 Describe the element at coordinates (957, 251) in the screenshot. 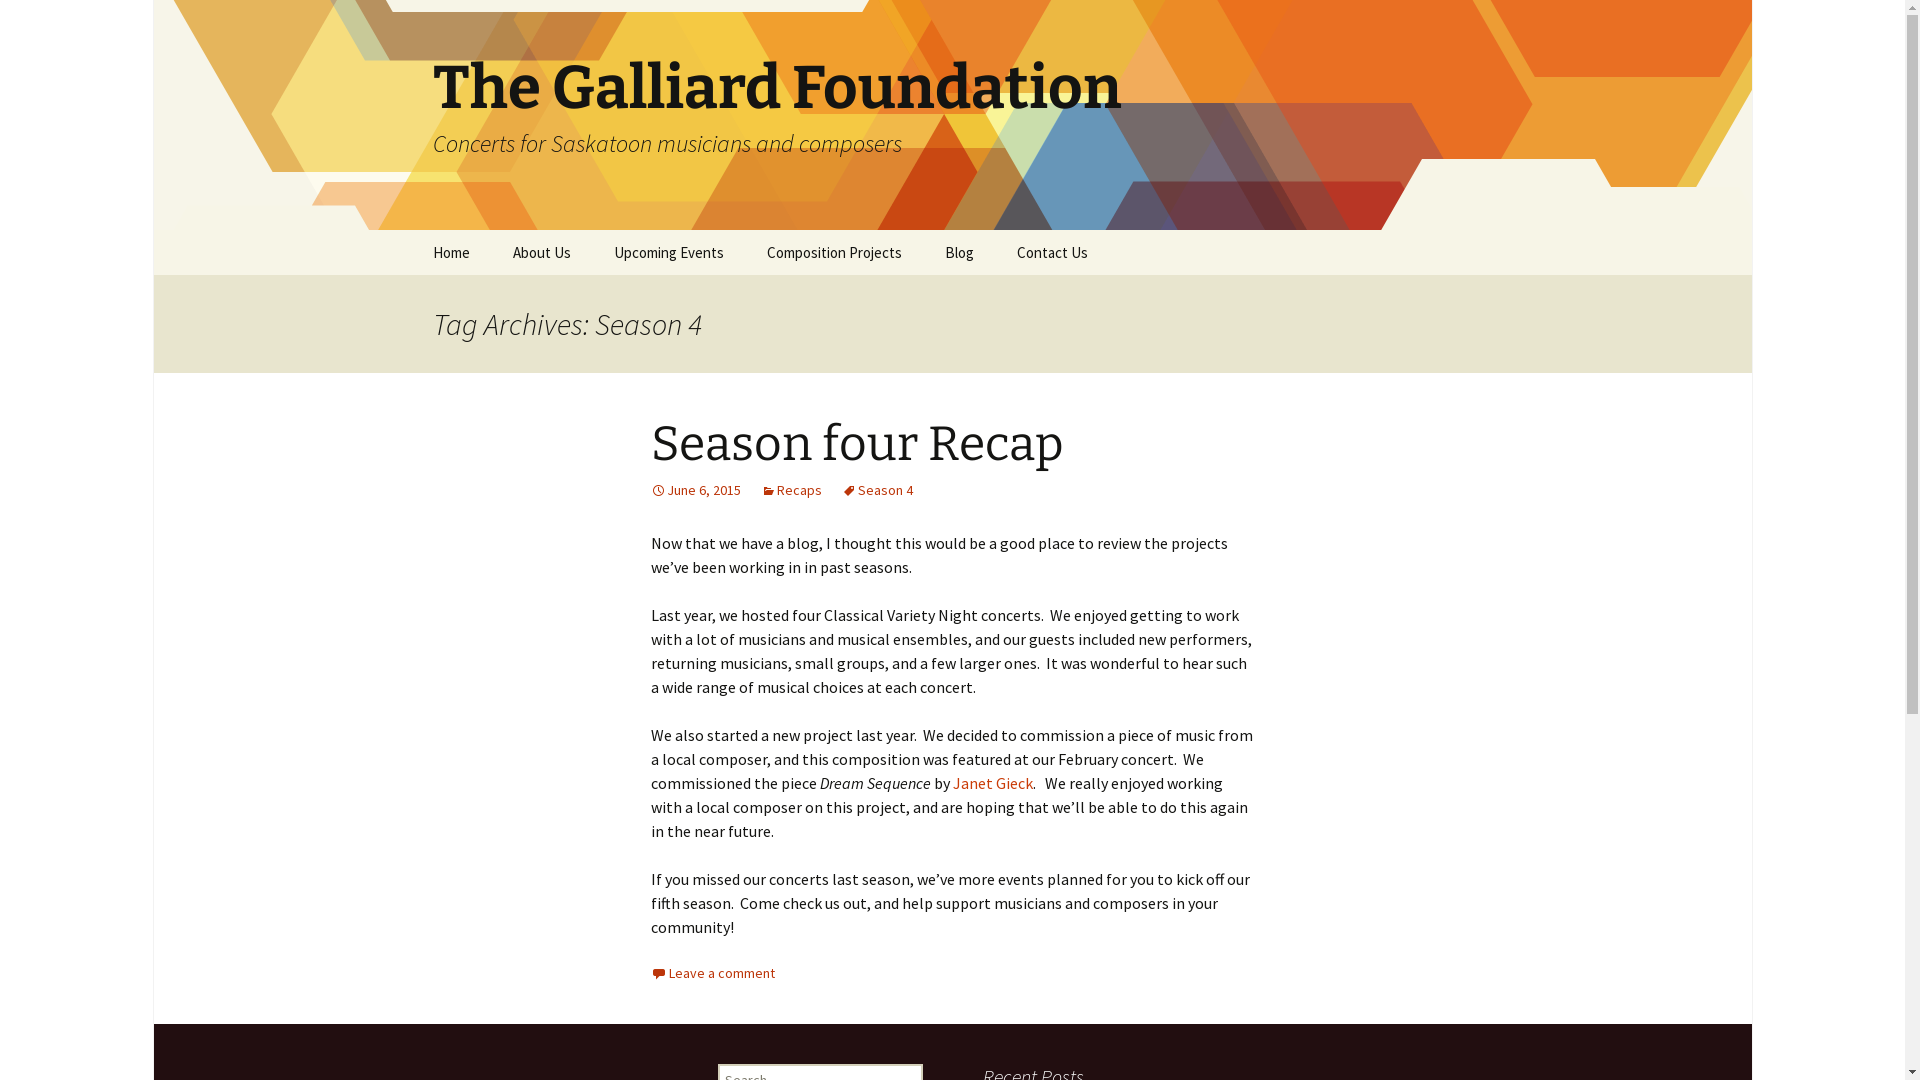

I see `'Blog'` at that location.